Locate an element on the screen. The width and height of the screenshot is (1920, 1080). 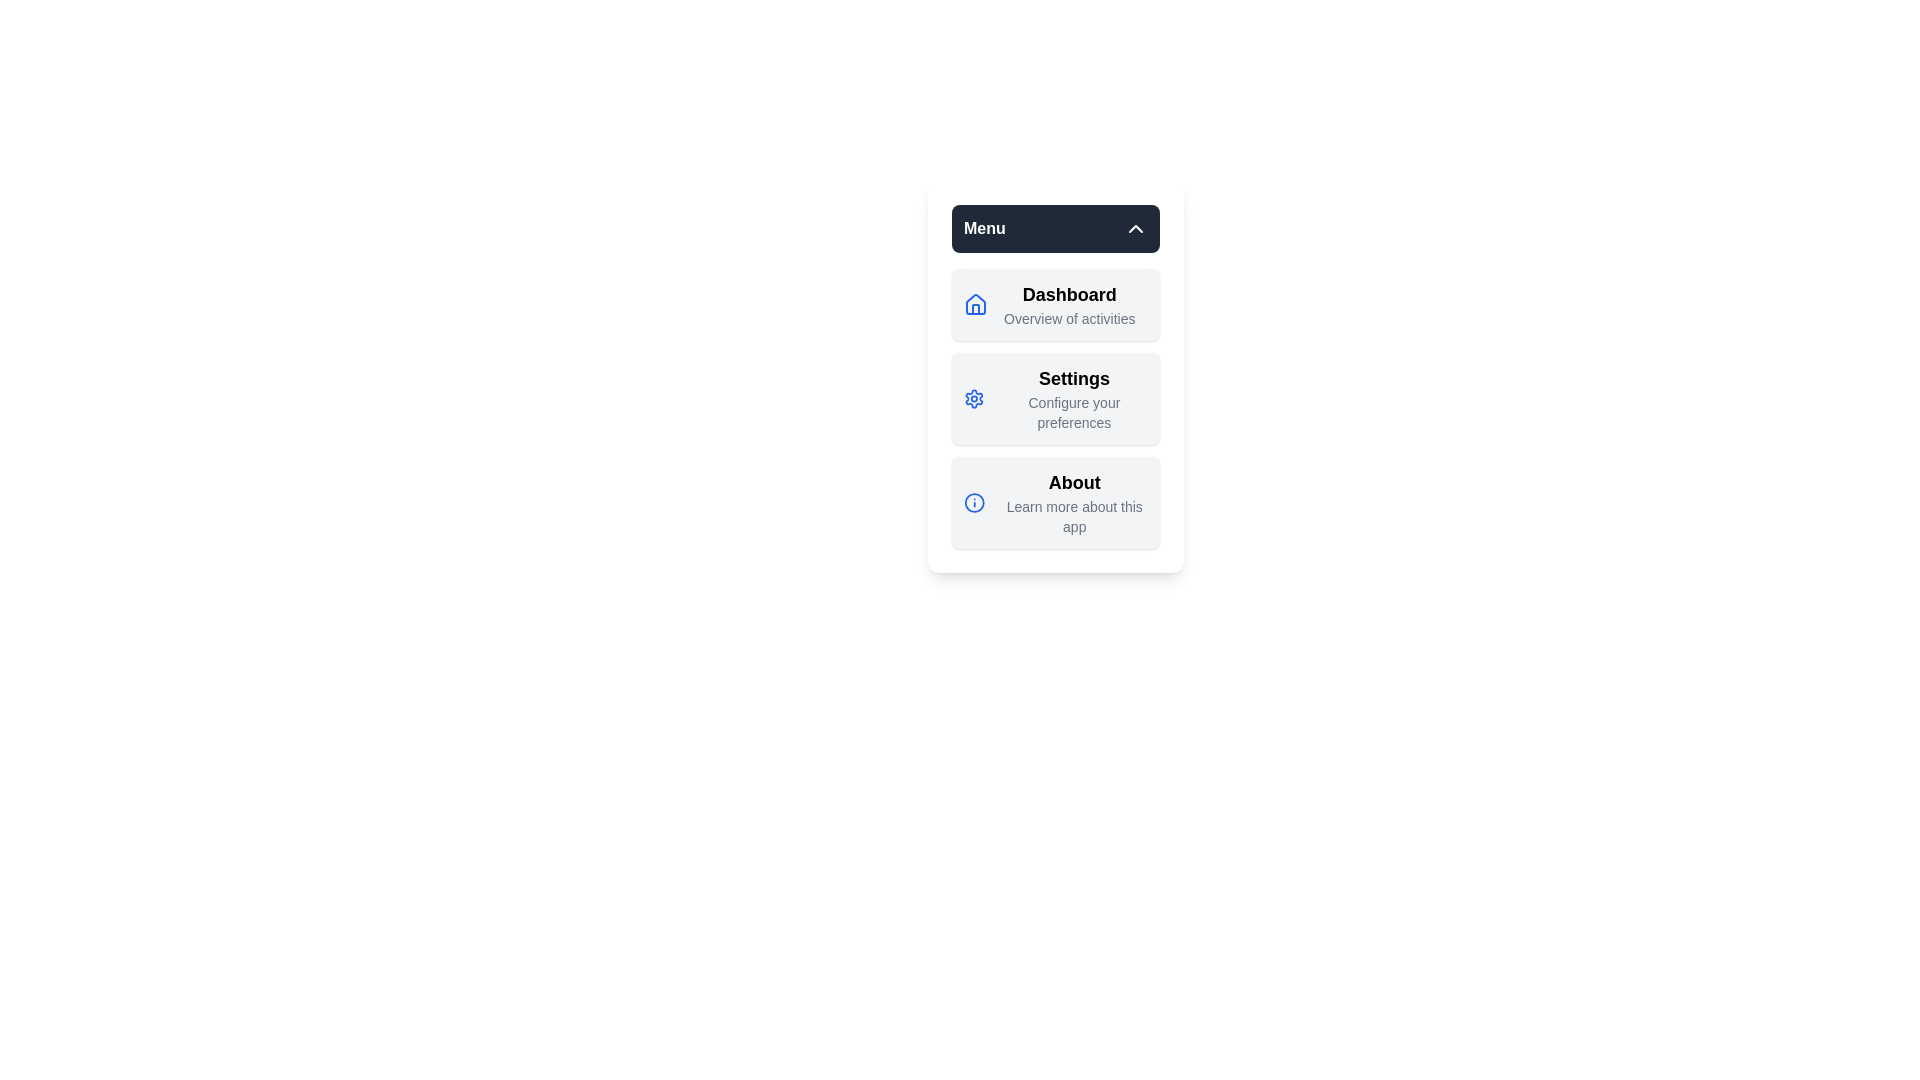
the 'About' menu item is located at coordinates (1055, 501).